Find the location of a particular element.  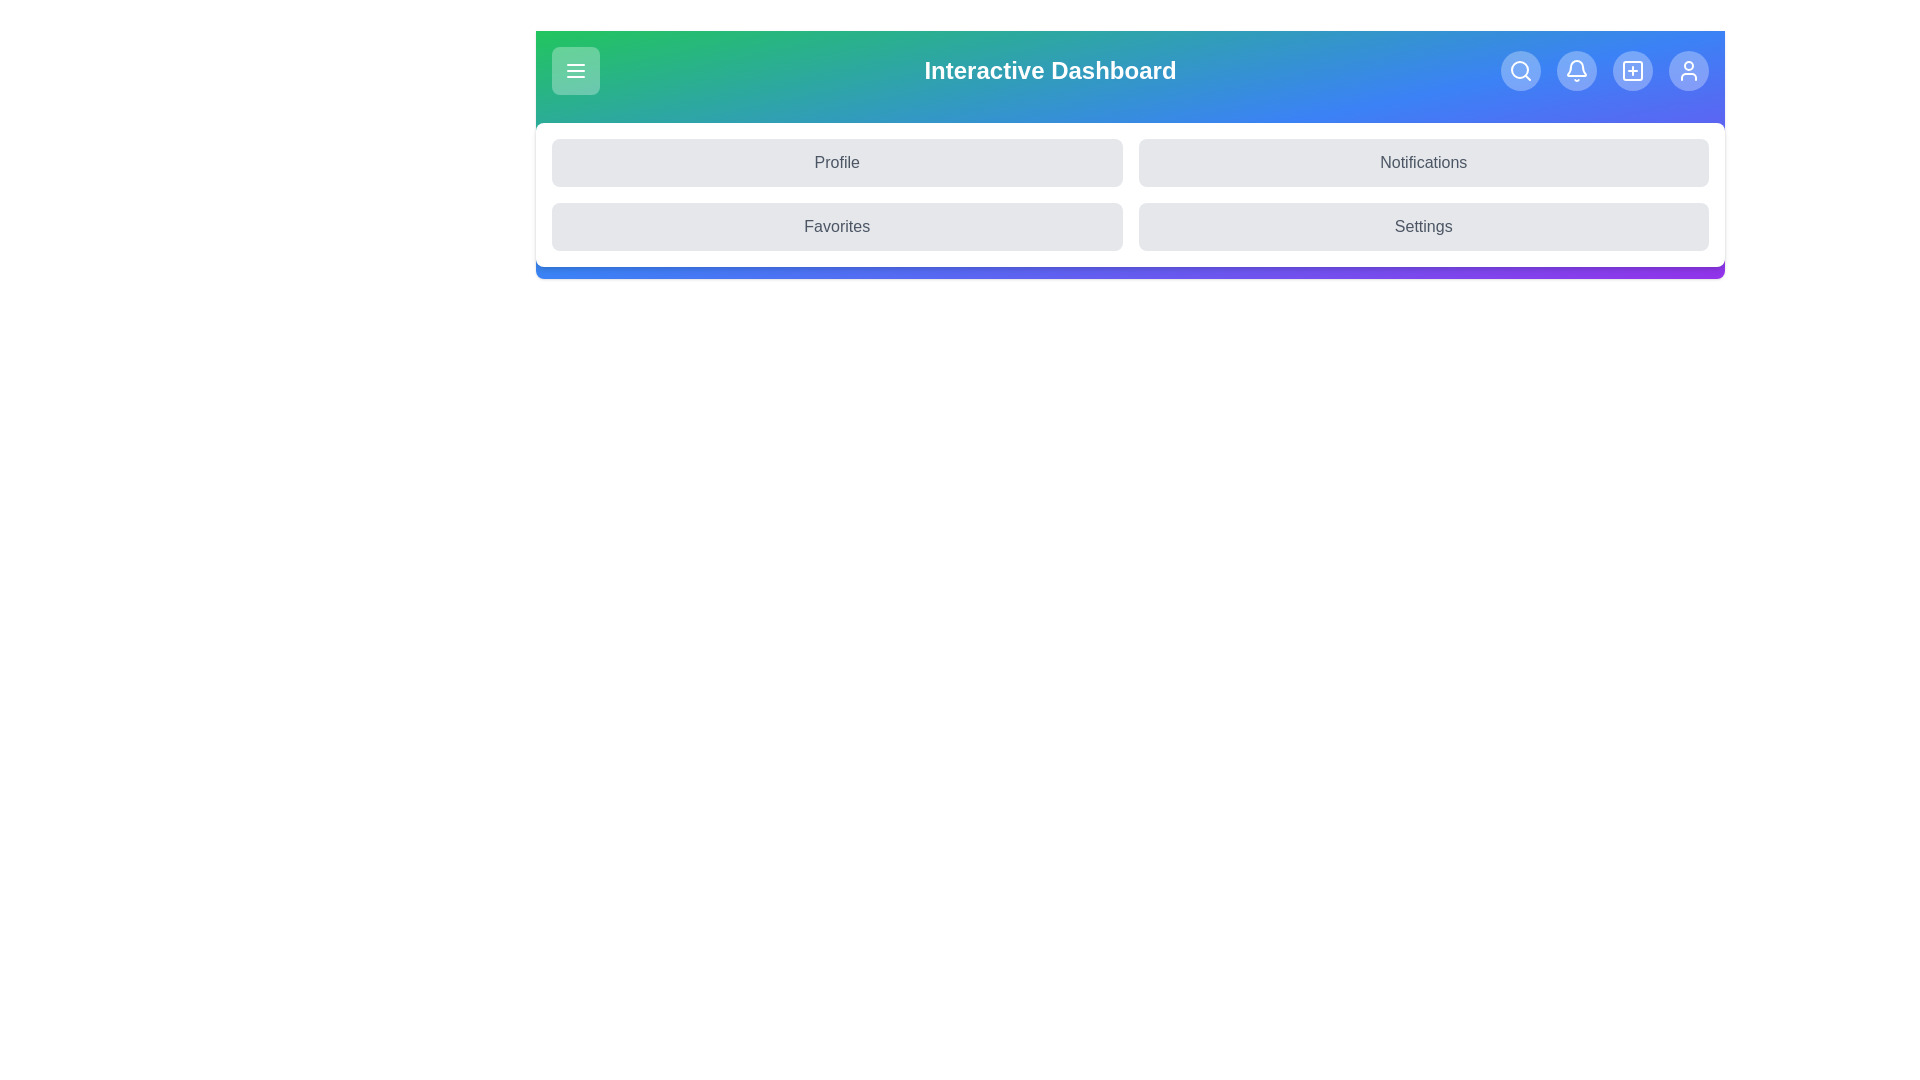

the Notifications button in the navigation bar is located at coordinates (1422, 161).